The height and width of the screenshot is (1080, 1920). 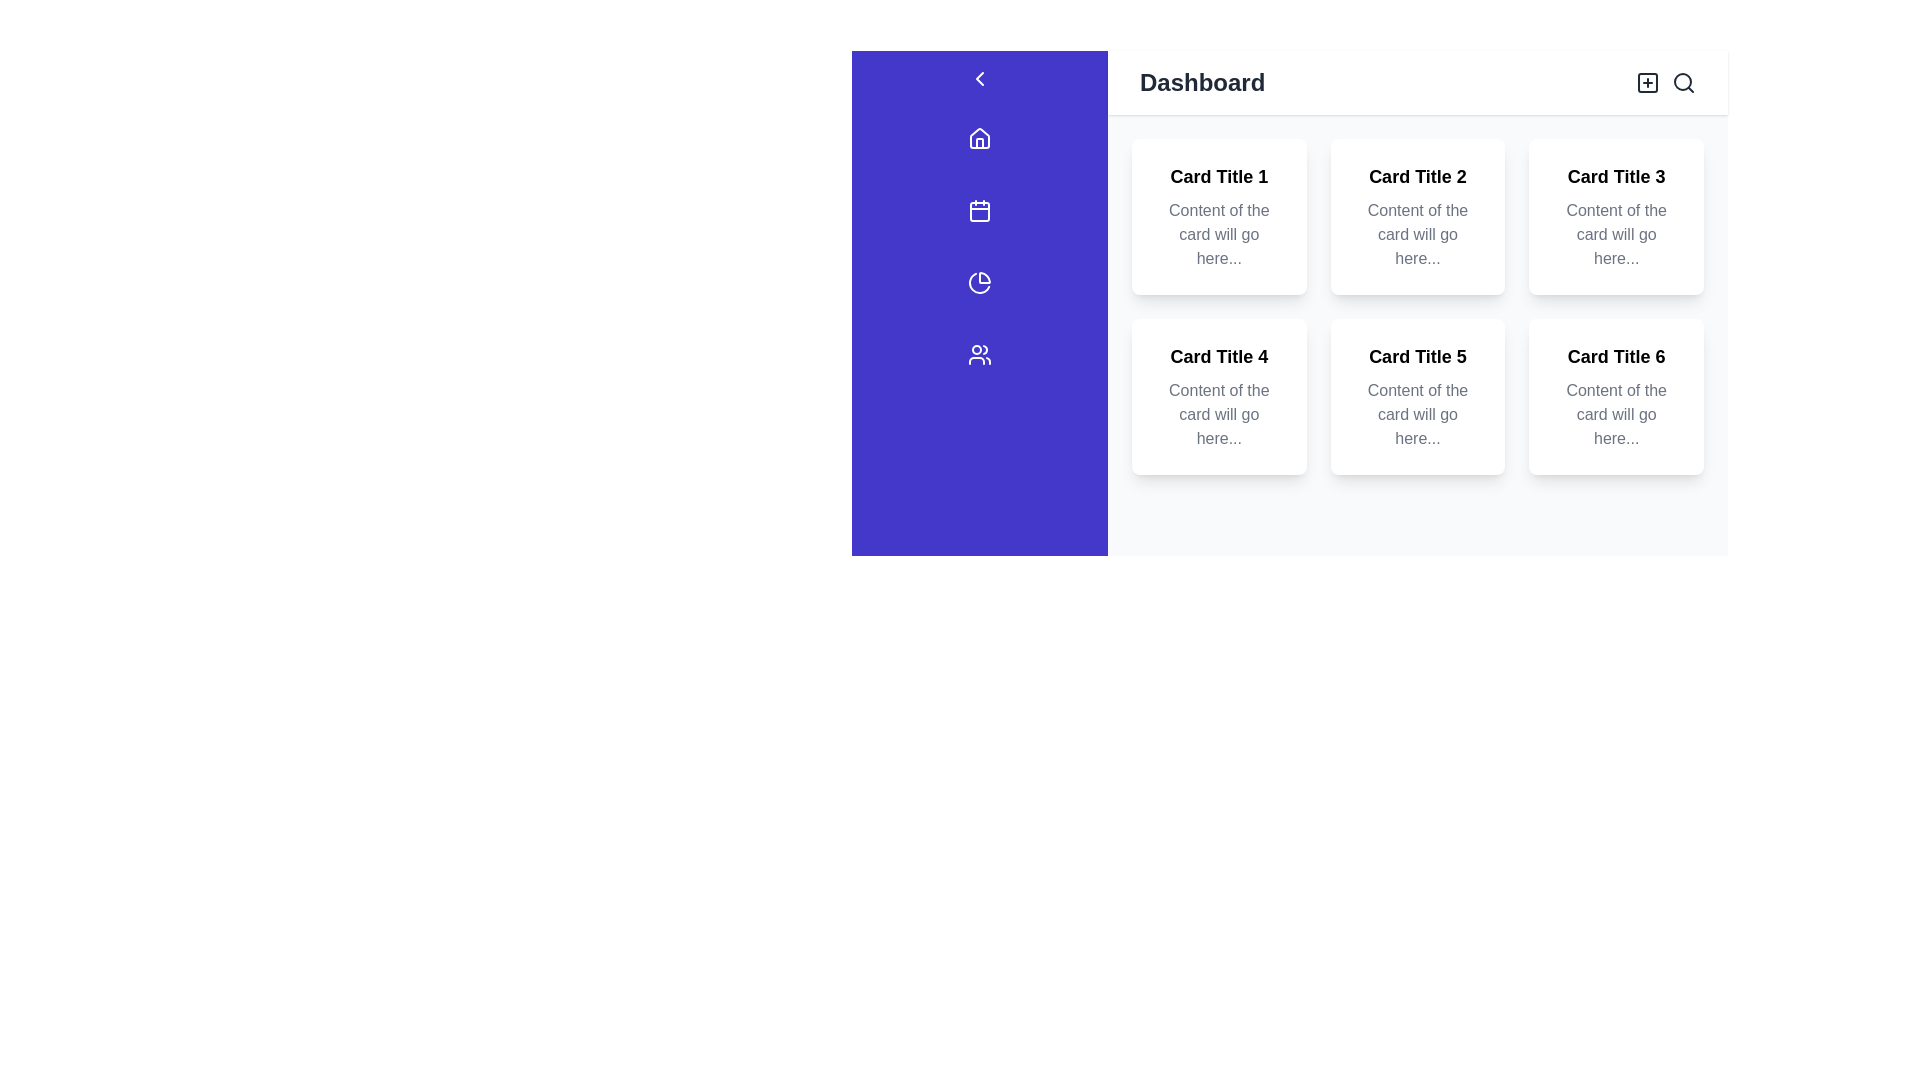 I want to click on the Text label located directly below 'Card Title 3' in the top right quadrant of the interface, so click(x=1616, y=234).